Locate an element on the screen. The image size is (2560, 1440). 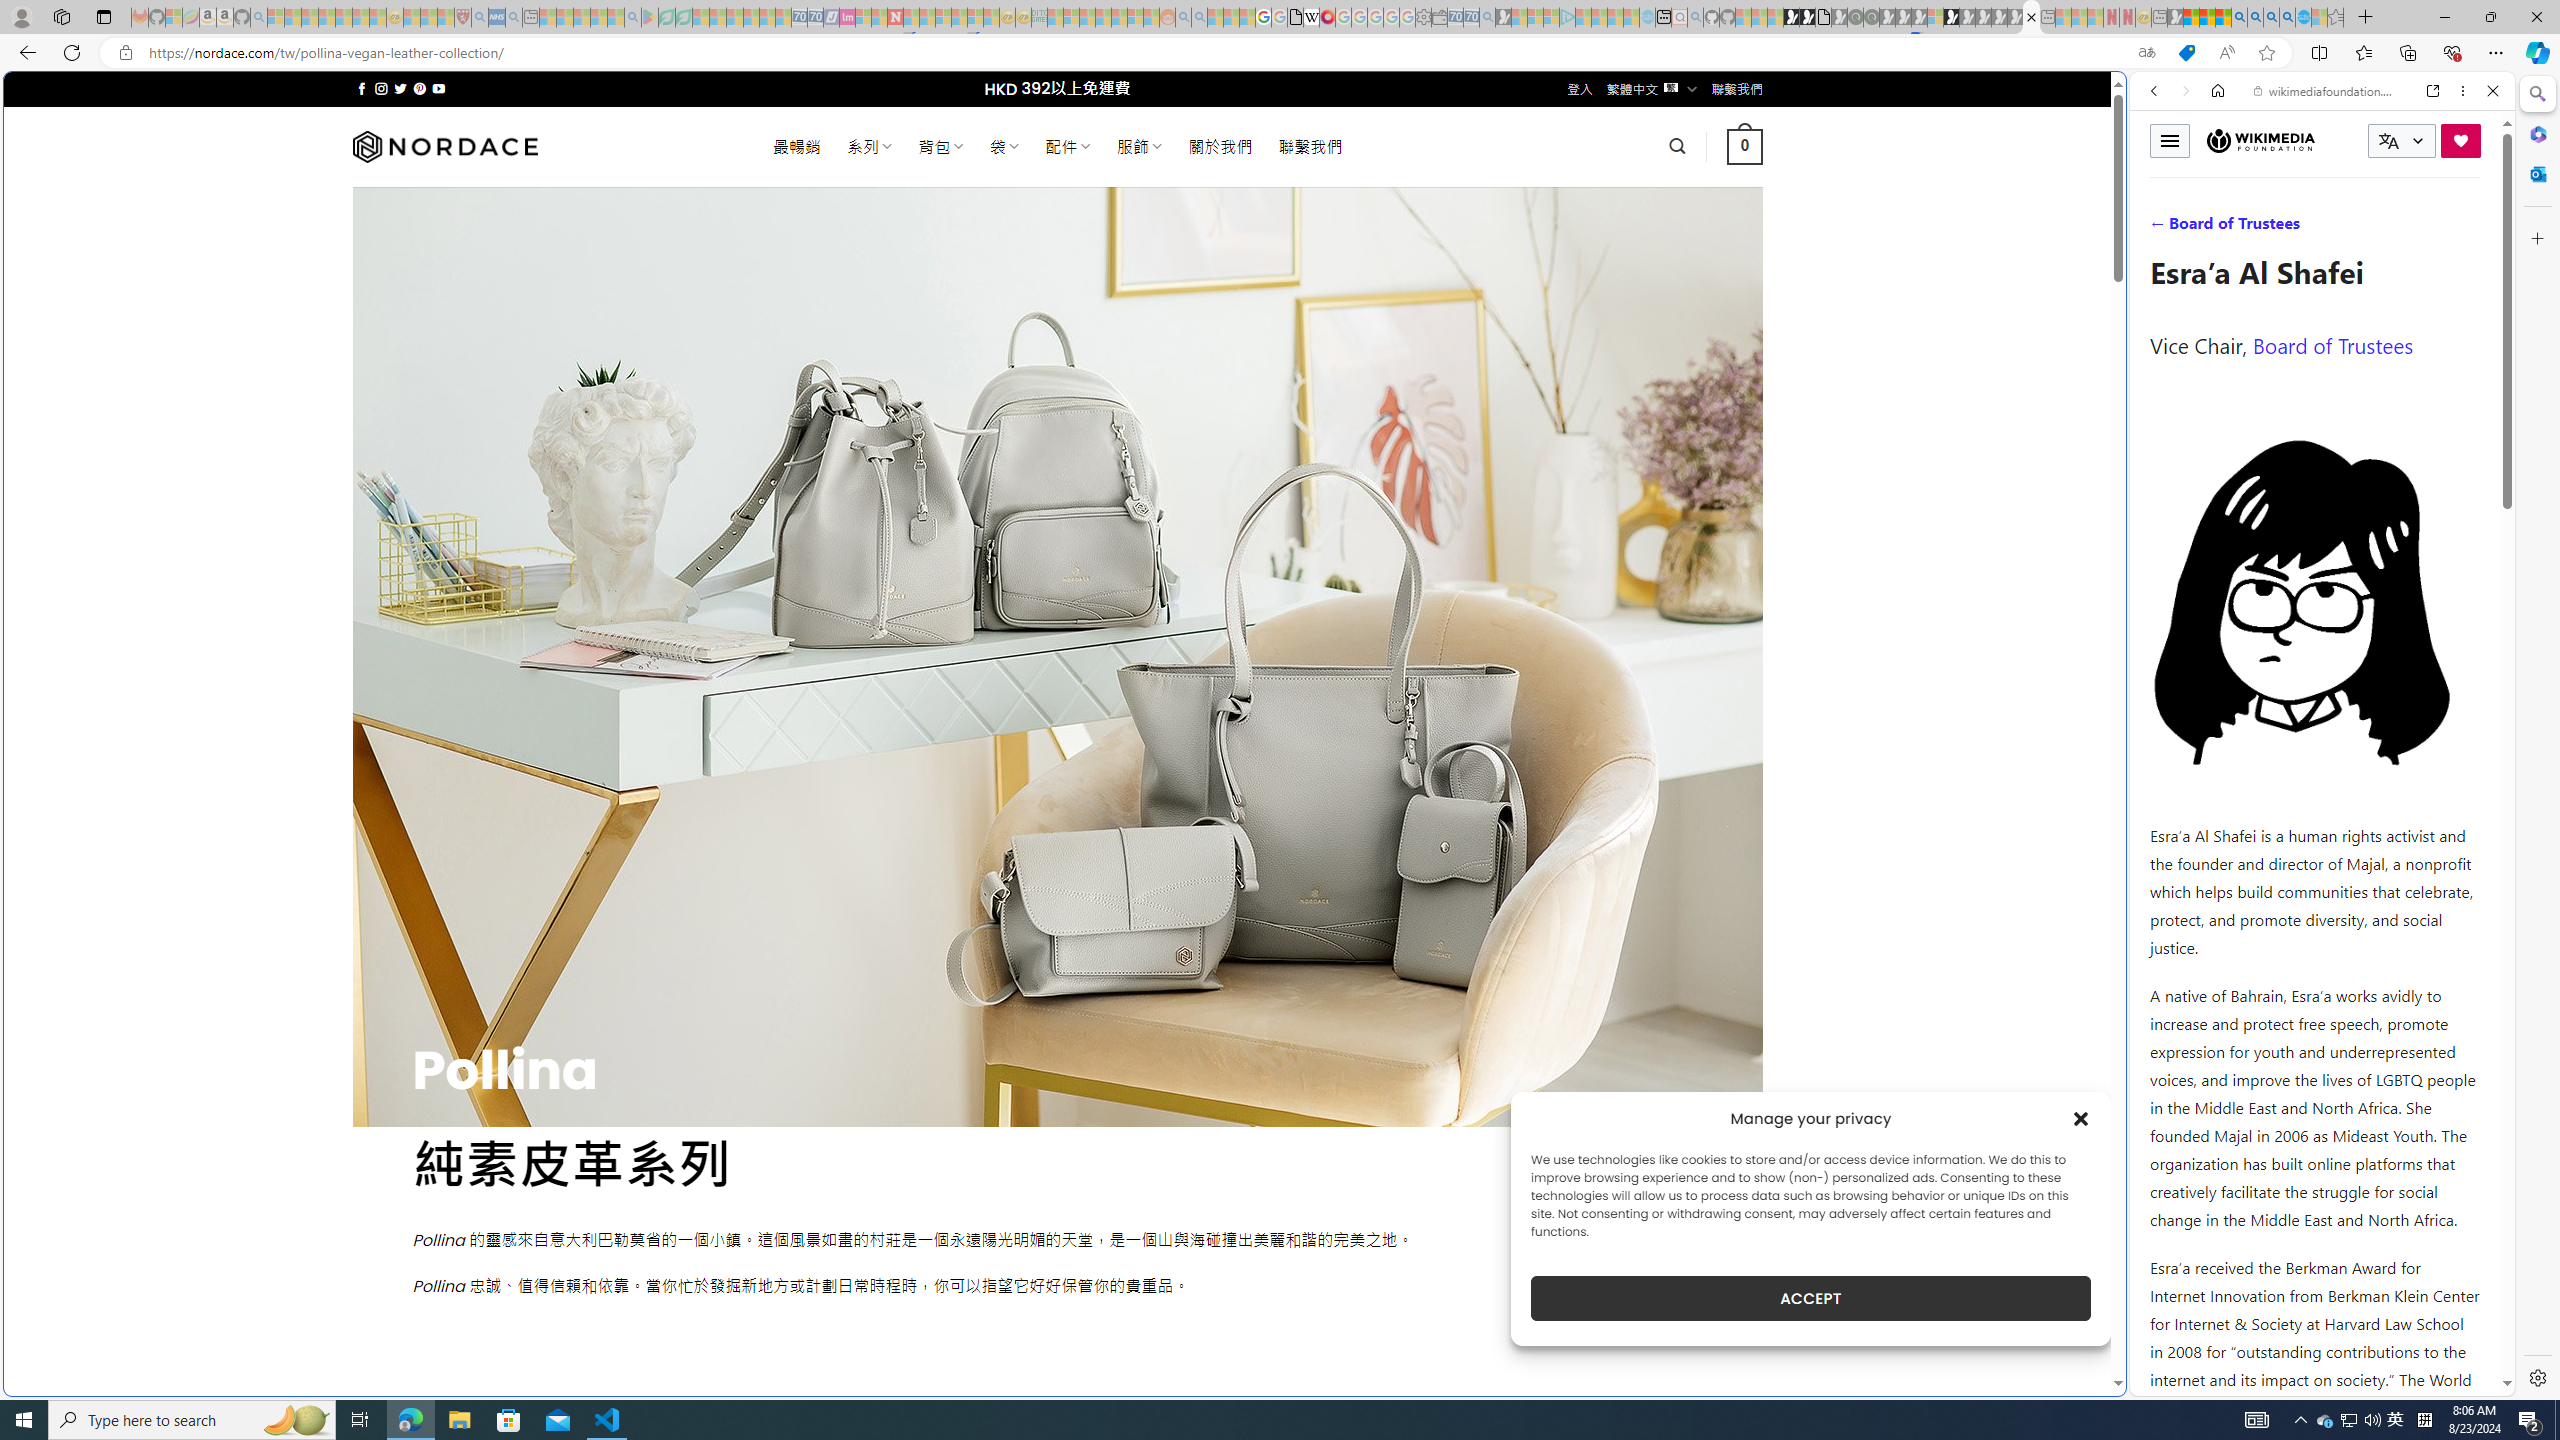
'Wikimedia Foundation' is located at coordinates (2261, 139).